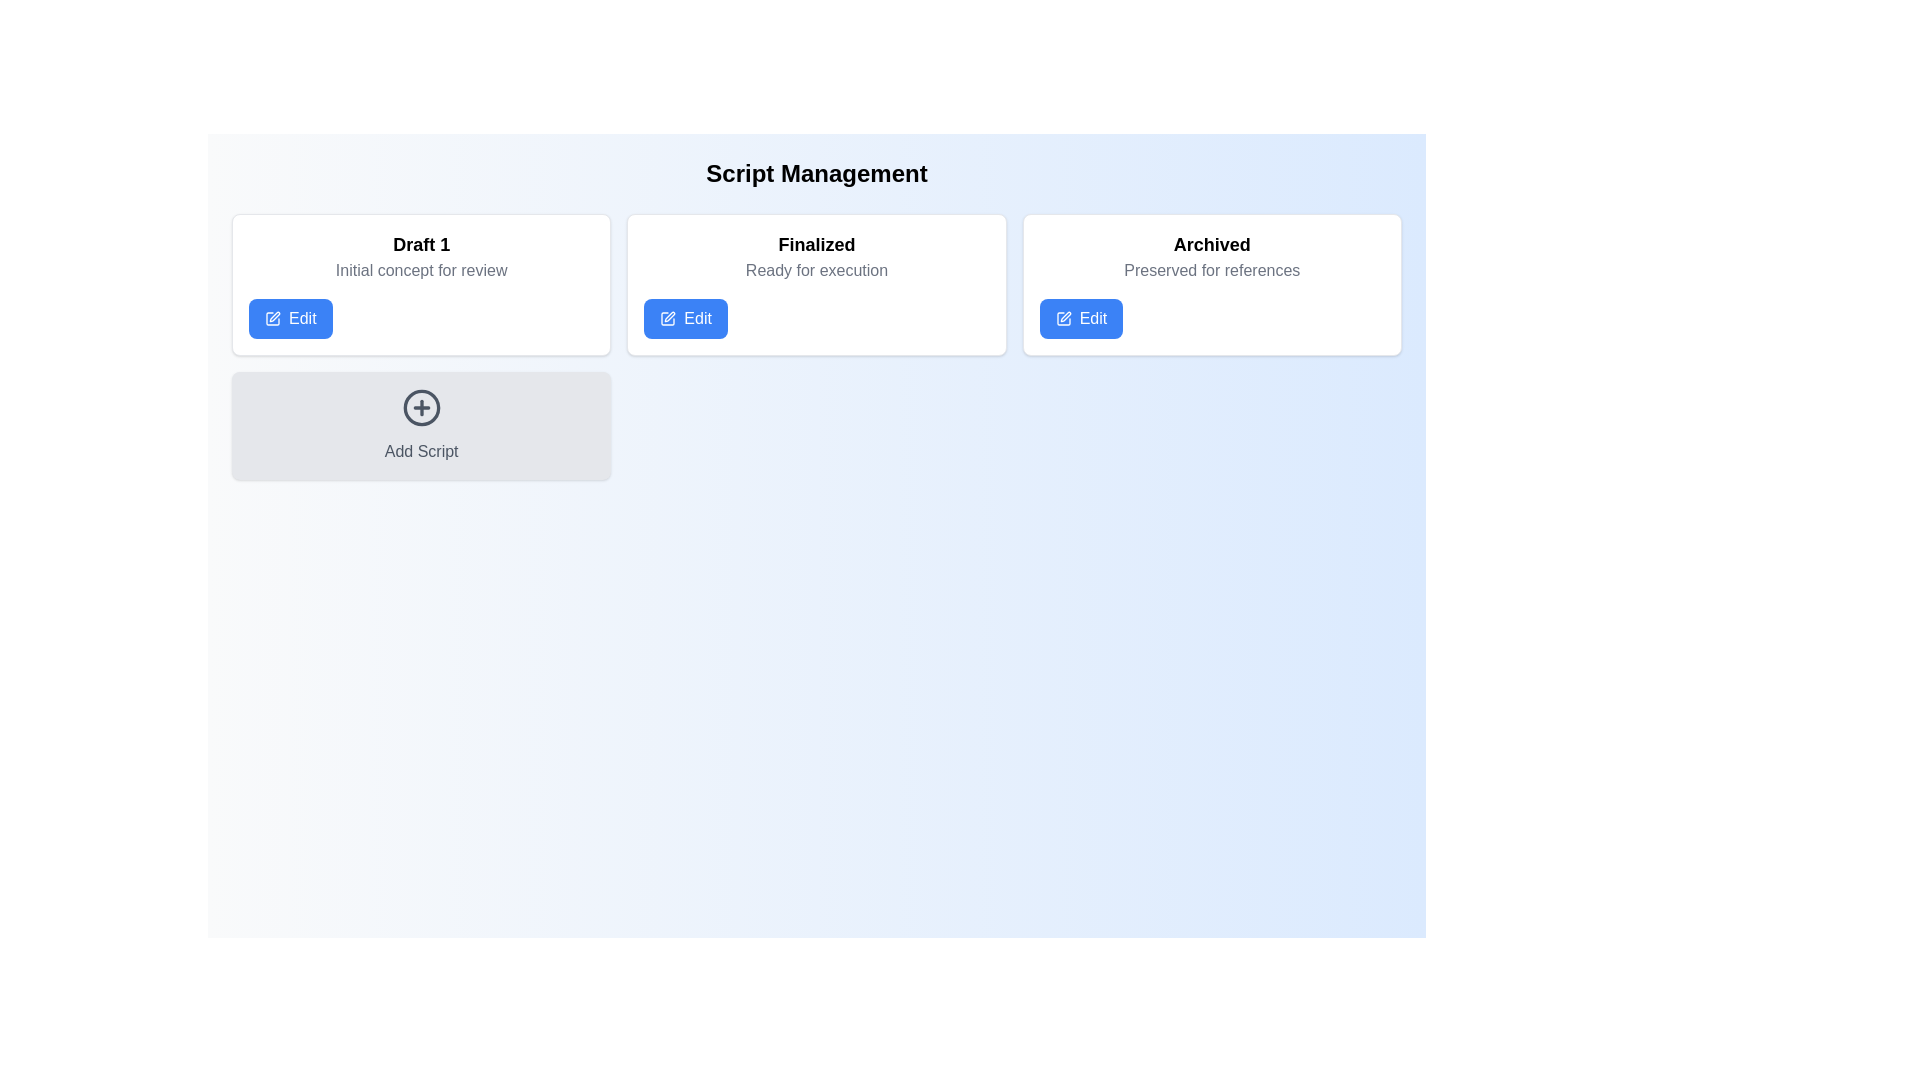 The image size is (1920, 1080). What do you see at coordinates (1062, 318) in the screenshot?
I see `the Icon Button within the blue 'Edit' button in the third section under the 'Archived' heading to initiate the edit action` at bounding box center [1062, 318].